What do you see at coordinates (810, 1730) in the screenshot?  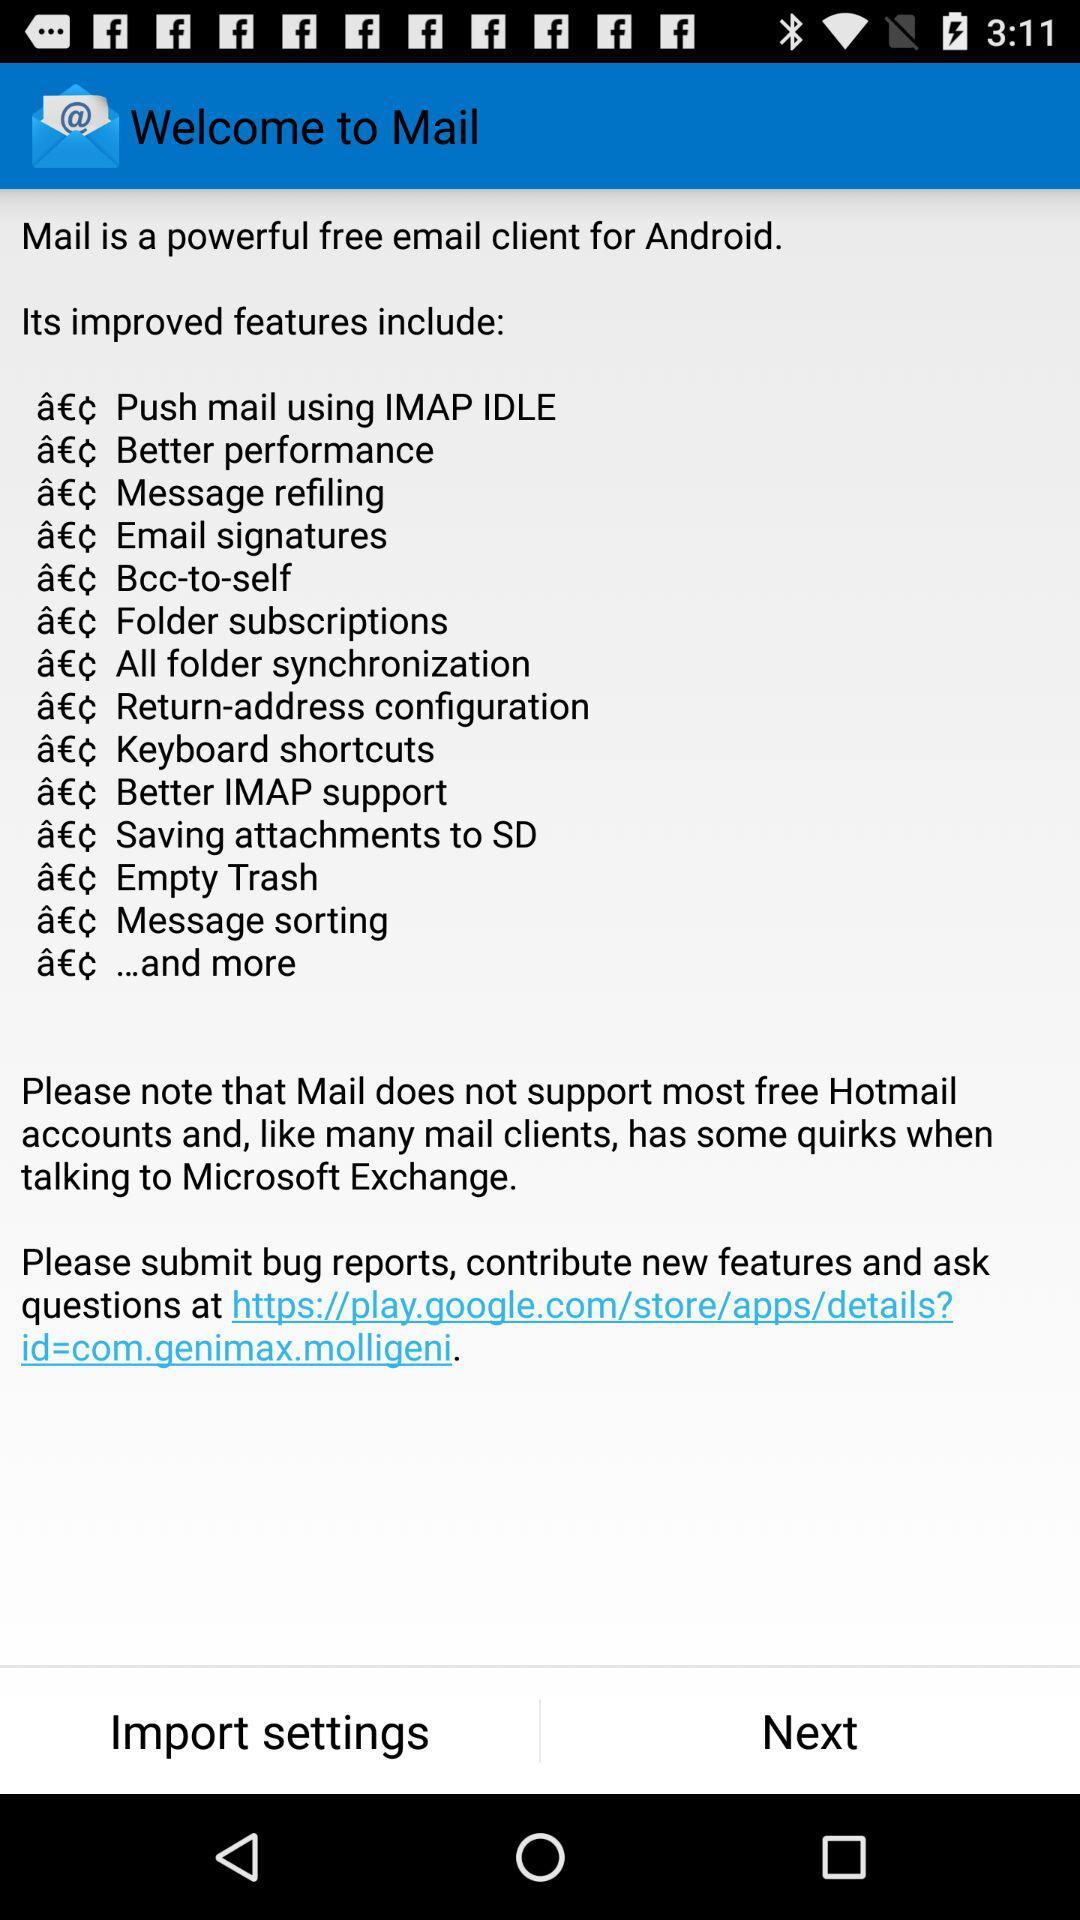 I see `the next` at bounding box center [810, 1730].